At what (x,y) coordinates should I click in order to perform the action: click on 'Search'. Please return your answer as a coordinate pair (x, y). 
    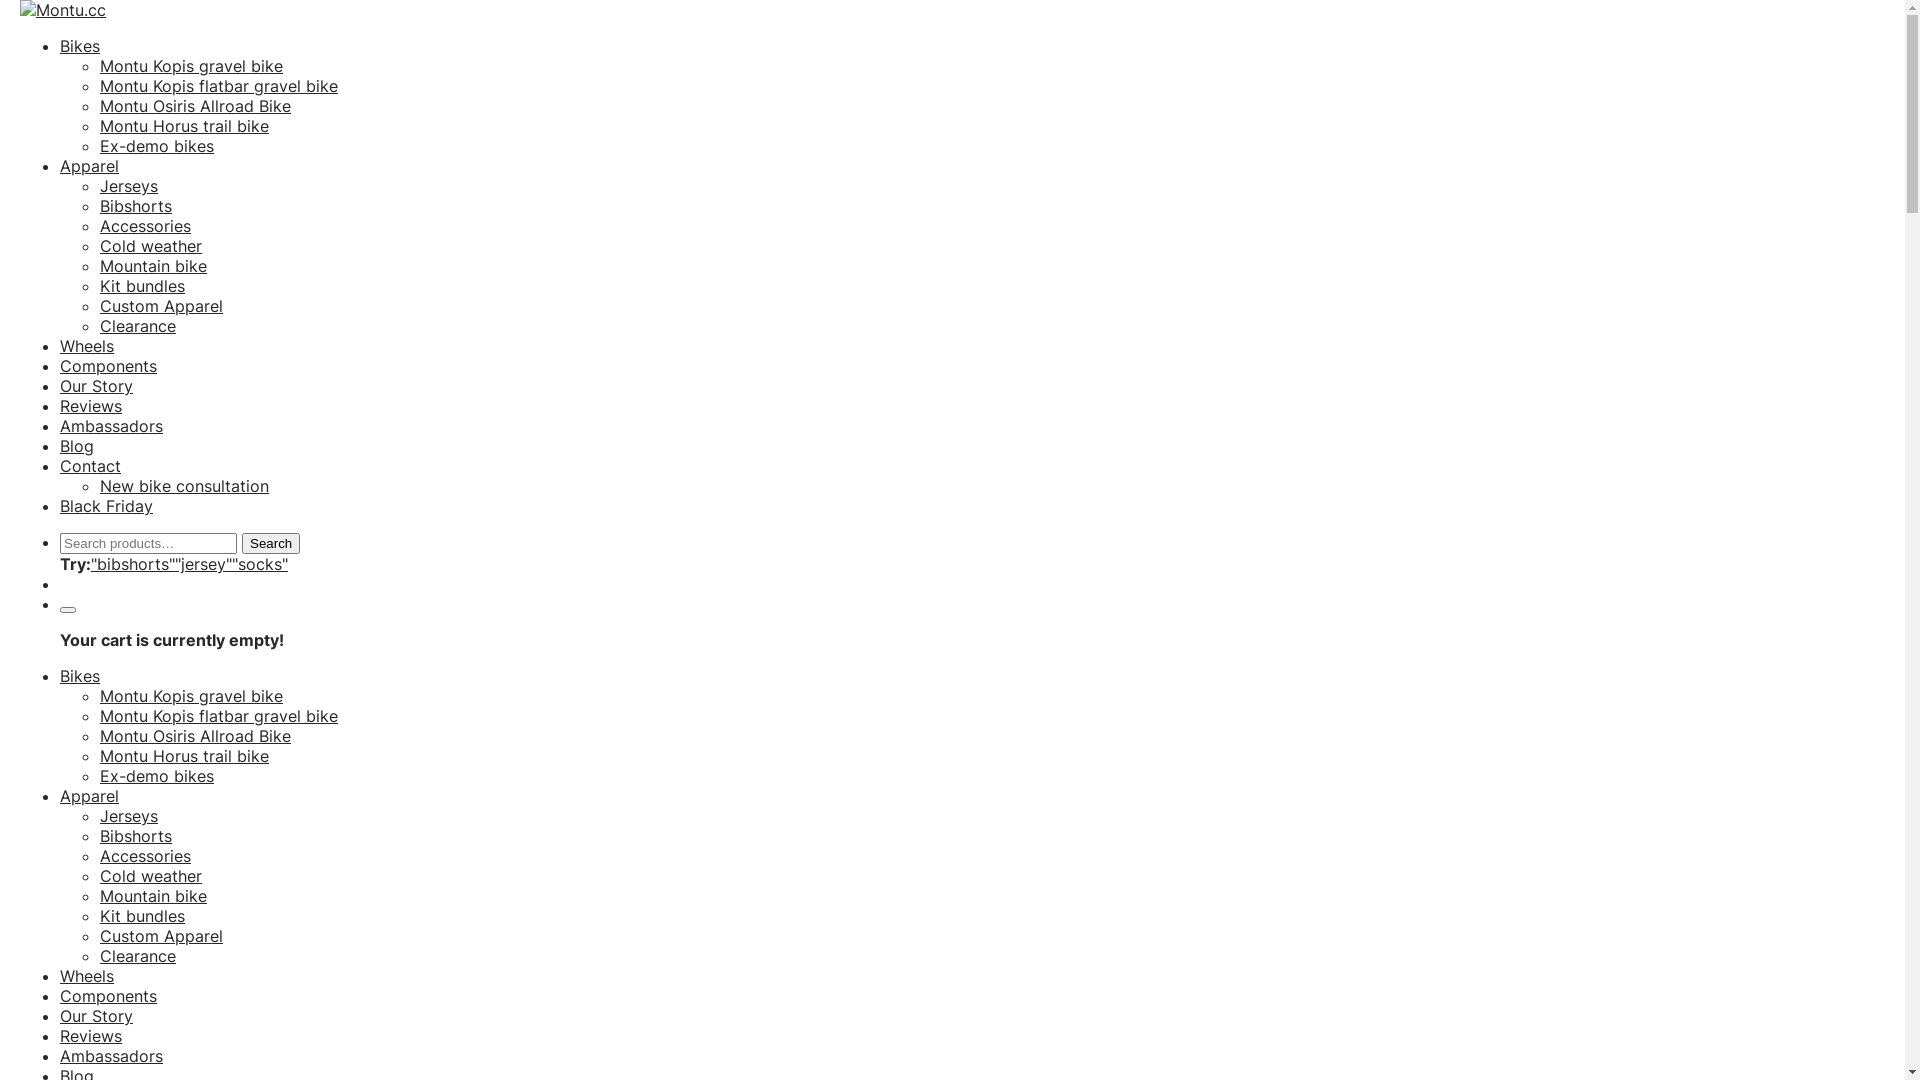
    Looking at the image, I should click on (269, 543).